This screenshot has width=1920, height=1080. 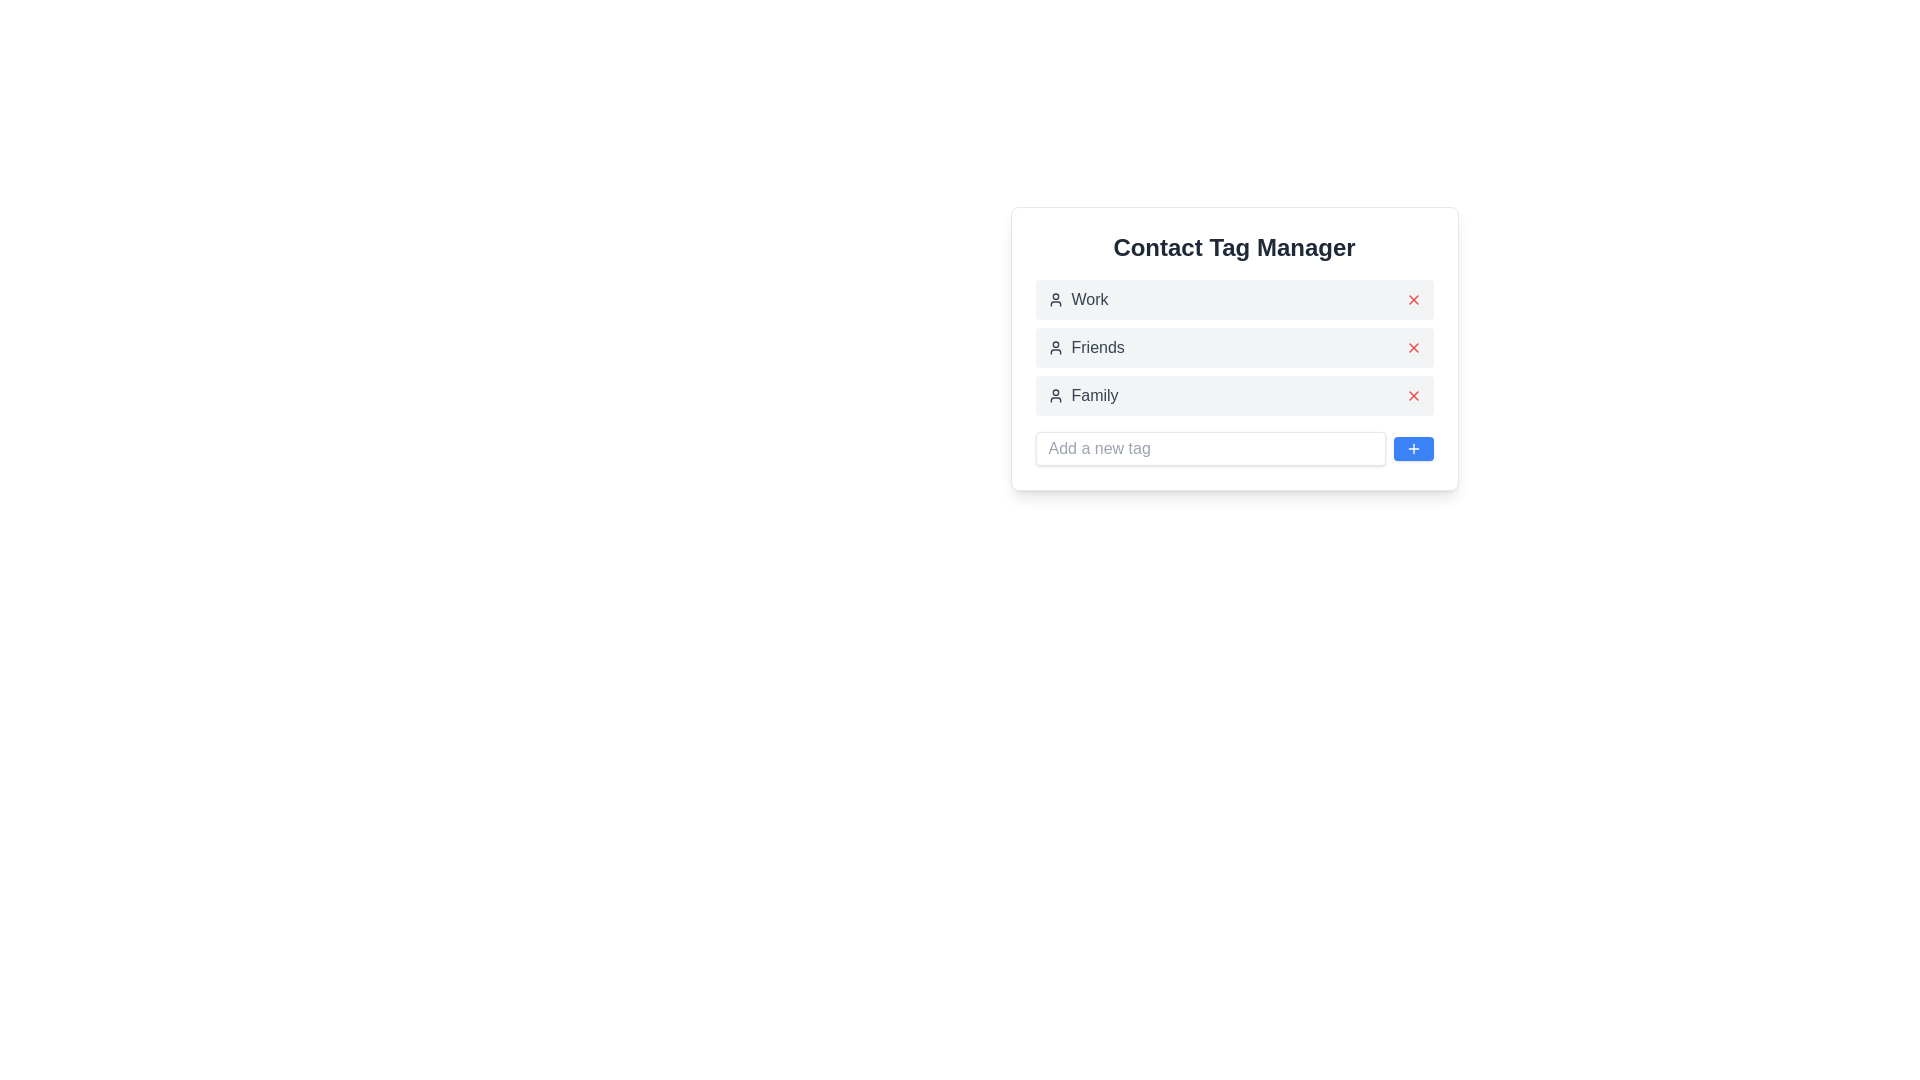 I want to click on the close button represented by a red 'X' icon, positioned to the right of the 'Work' tag text, so click(x=1412, y=300).